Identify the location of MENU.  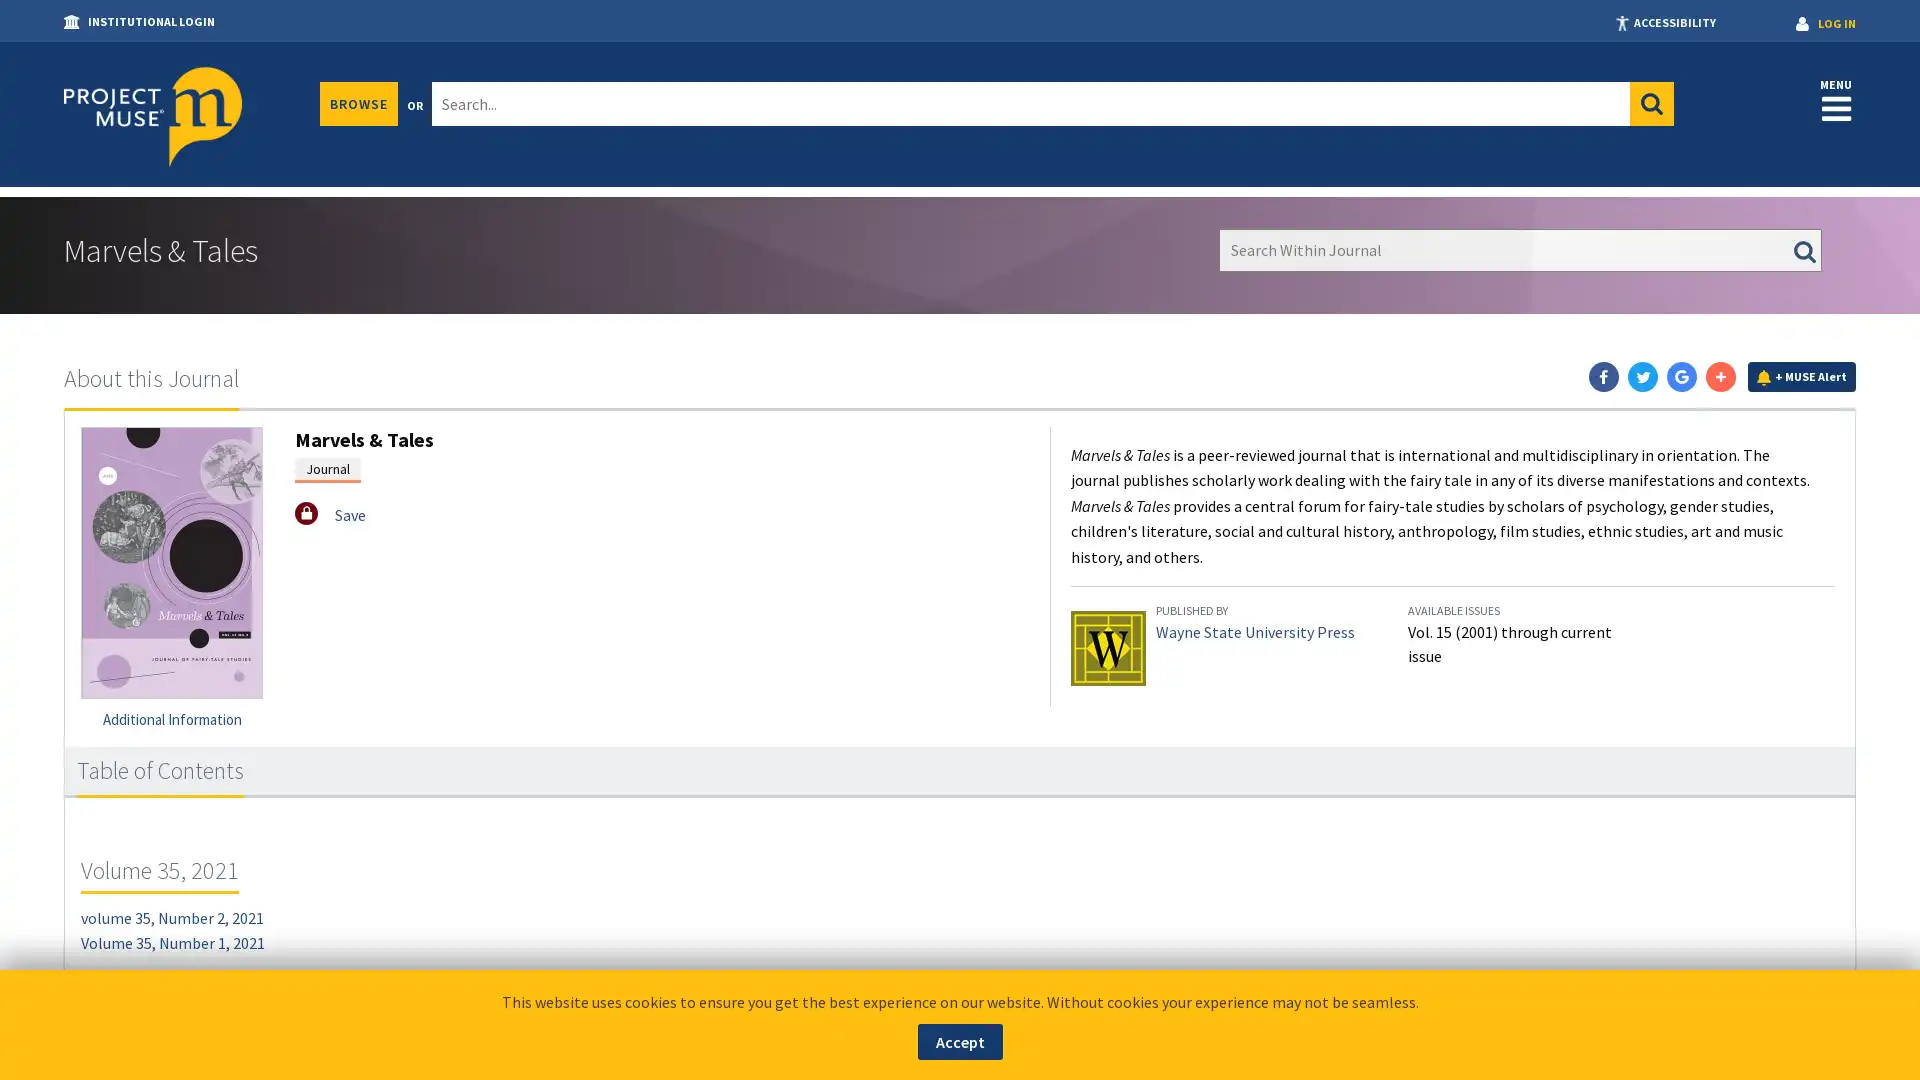
(1836, 99).